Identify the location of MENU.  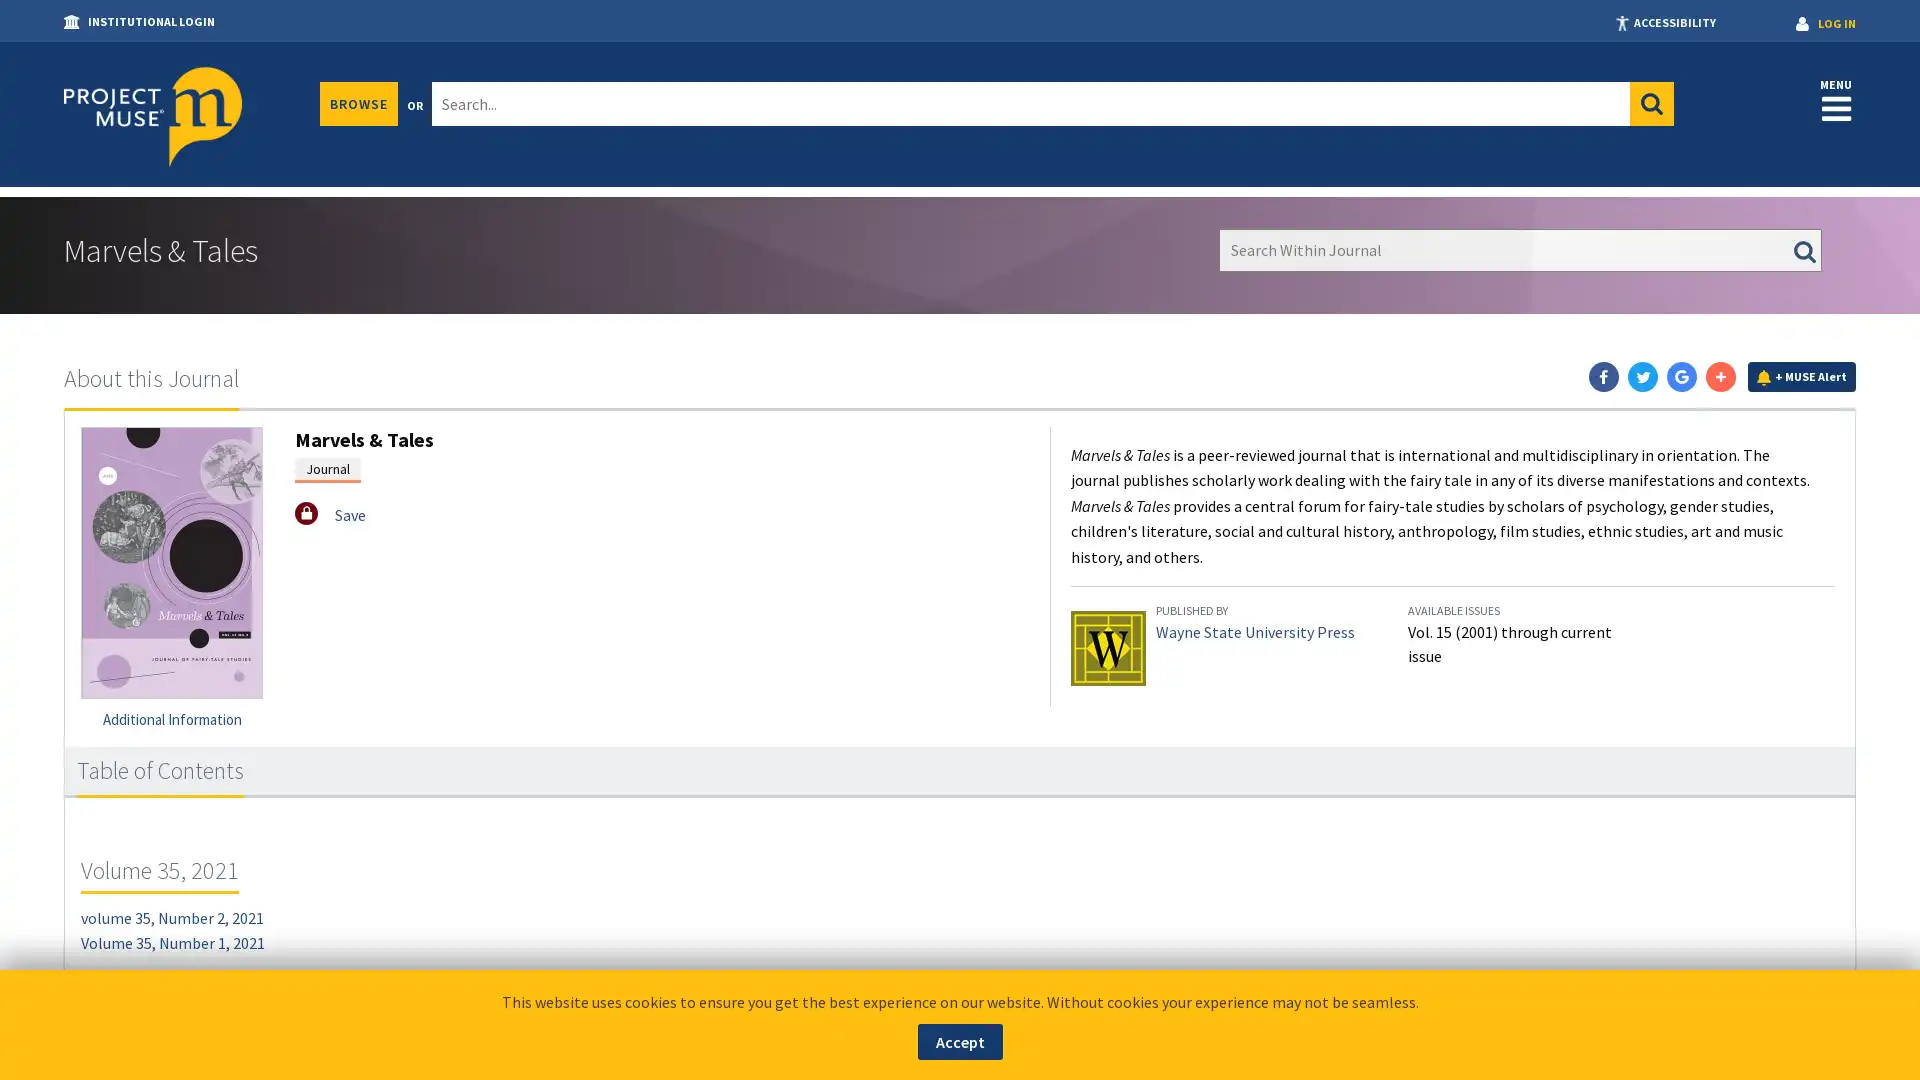
(1836, 99).